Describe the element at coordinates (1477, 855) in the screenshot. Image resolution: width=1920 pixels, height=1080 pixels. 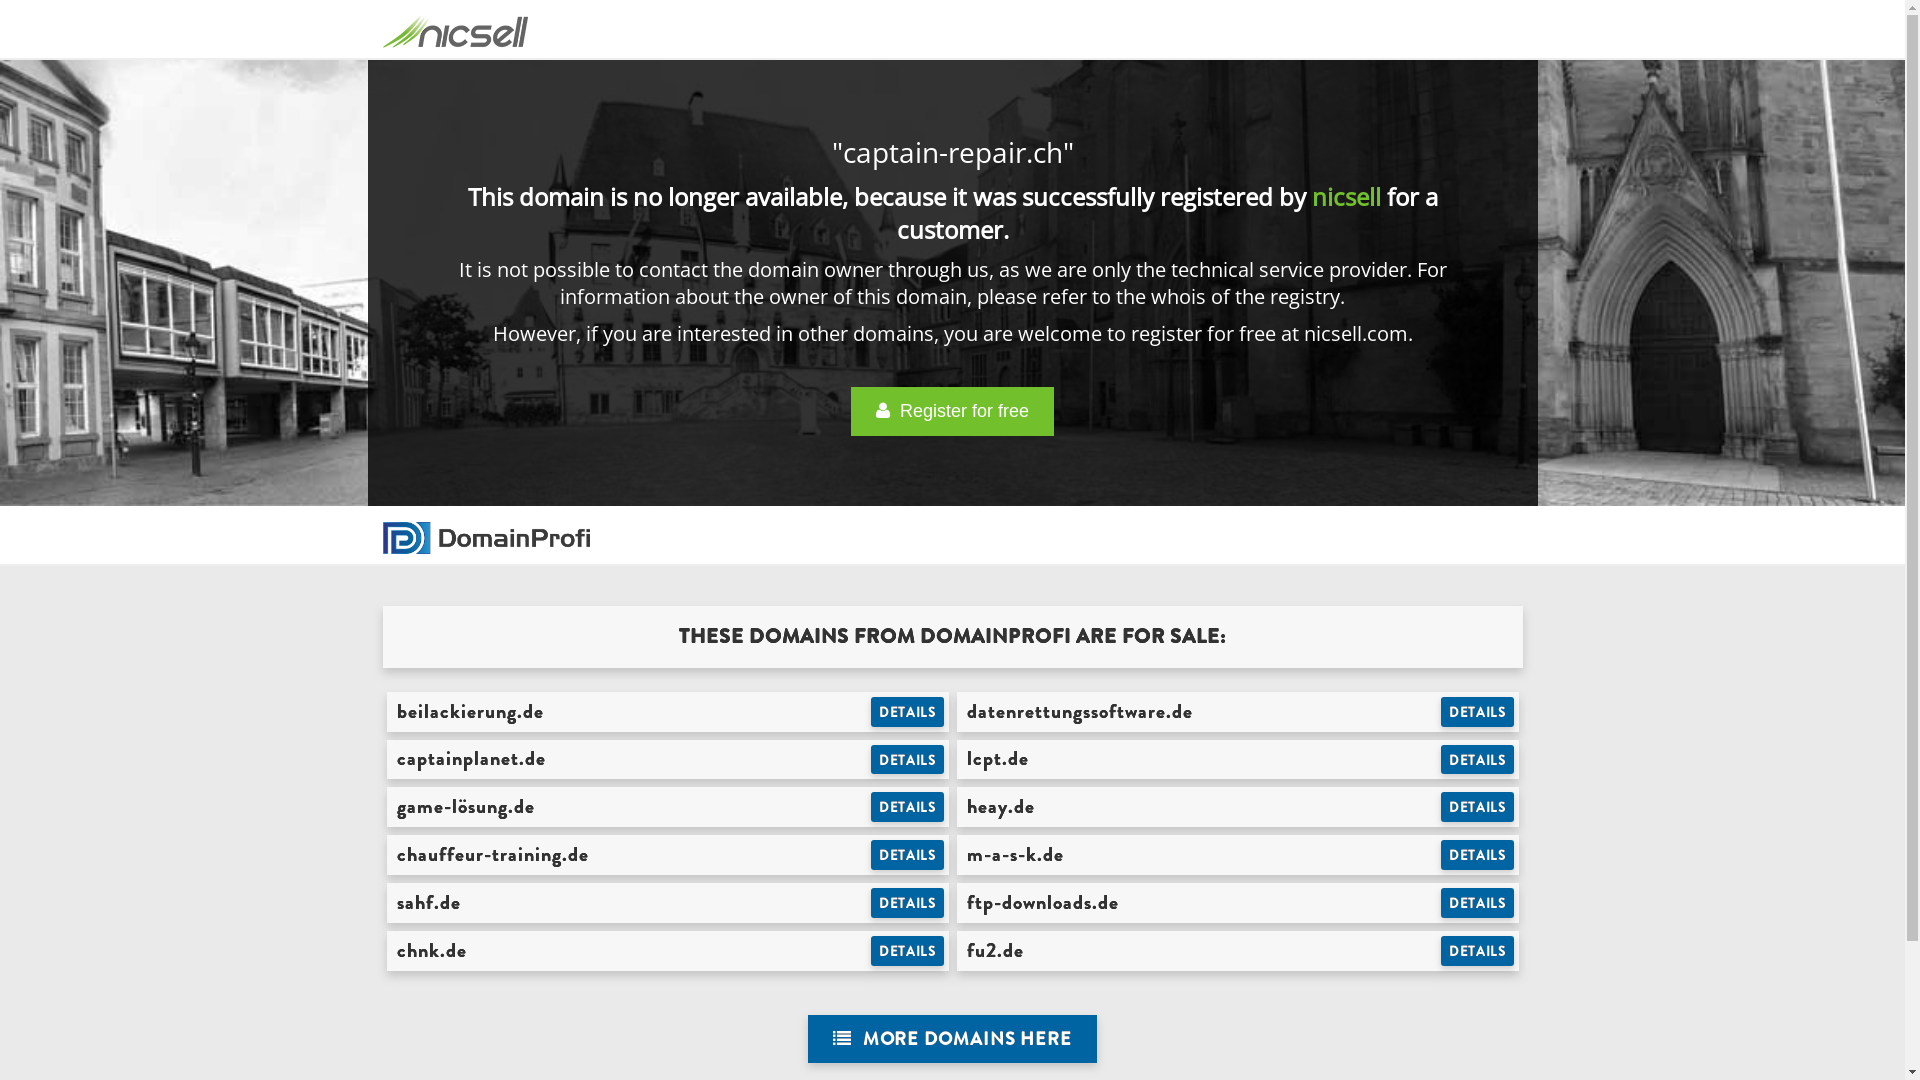
I see `'DETAILS'` at that location.